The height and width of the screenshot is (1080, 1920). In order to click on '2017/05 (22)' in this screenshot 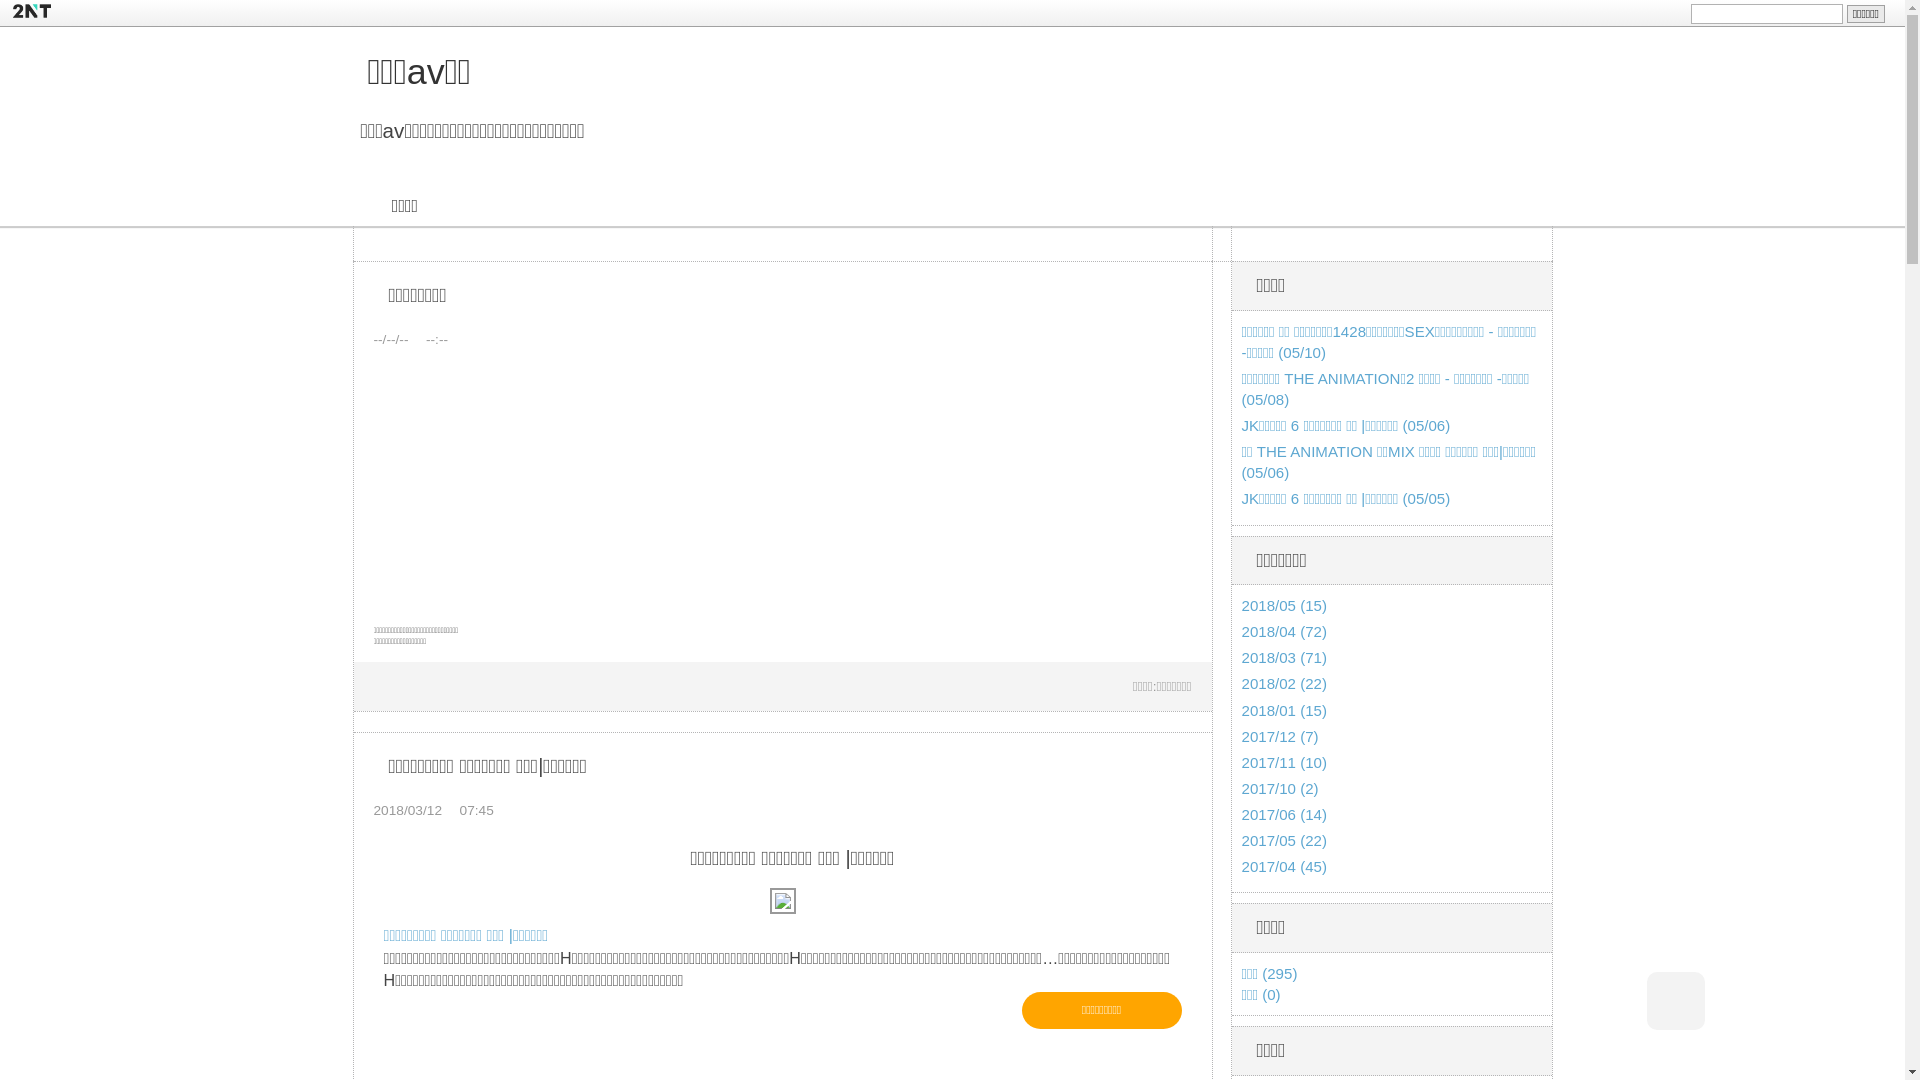, I will do `click(1285, 840)`.